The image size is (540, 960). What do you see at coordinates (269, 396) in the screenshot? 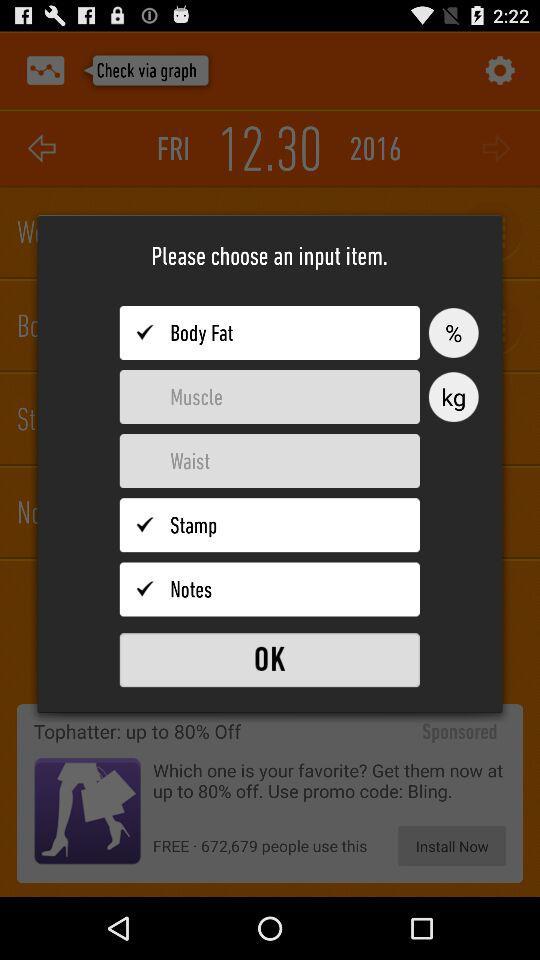
I see `input muscle item` at bounding box center [269, 396].